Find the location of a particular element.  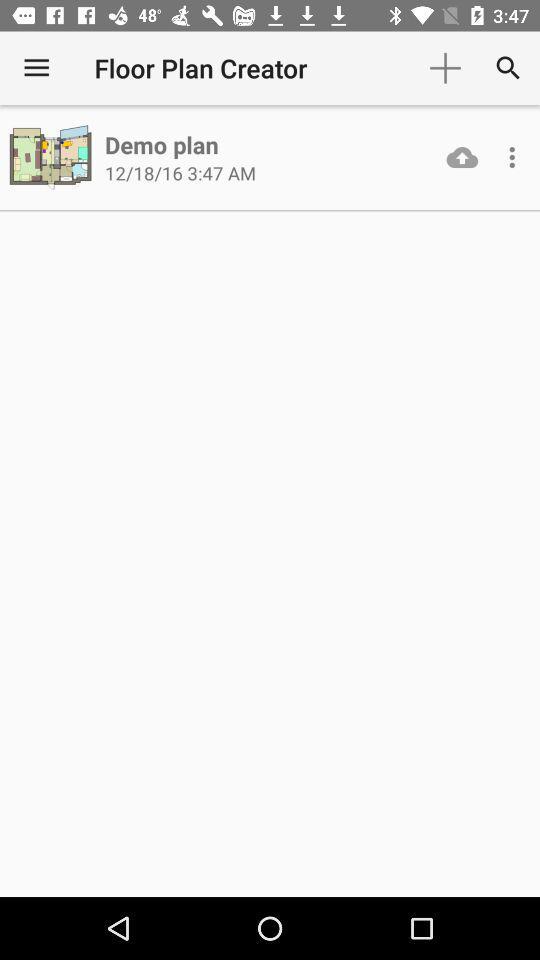

the icon to the left of floor plan creator item is located at coordinates (36, 68).